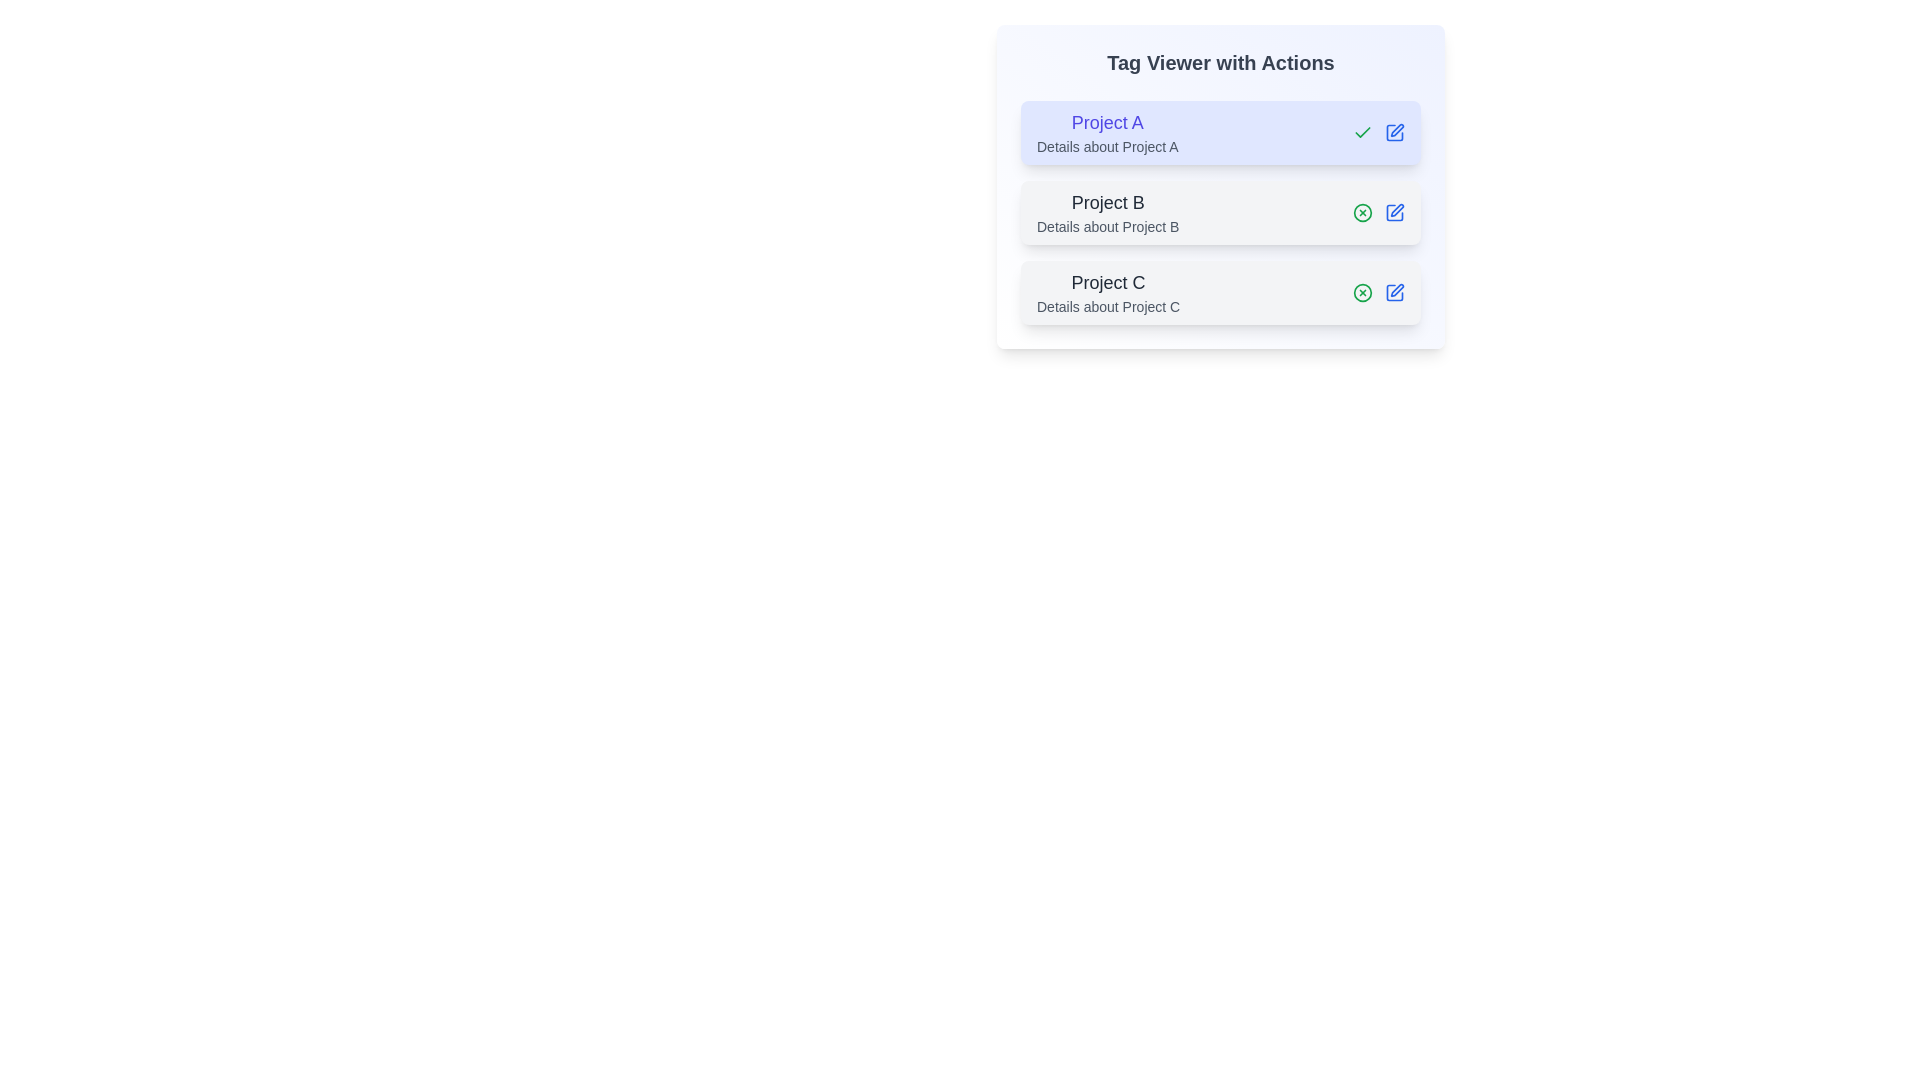 Image resolution: width=1920 pixels, height=1080 pixels. I want to click on the tag identified by Project B, so click(1362, 212).